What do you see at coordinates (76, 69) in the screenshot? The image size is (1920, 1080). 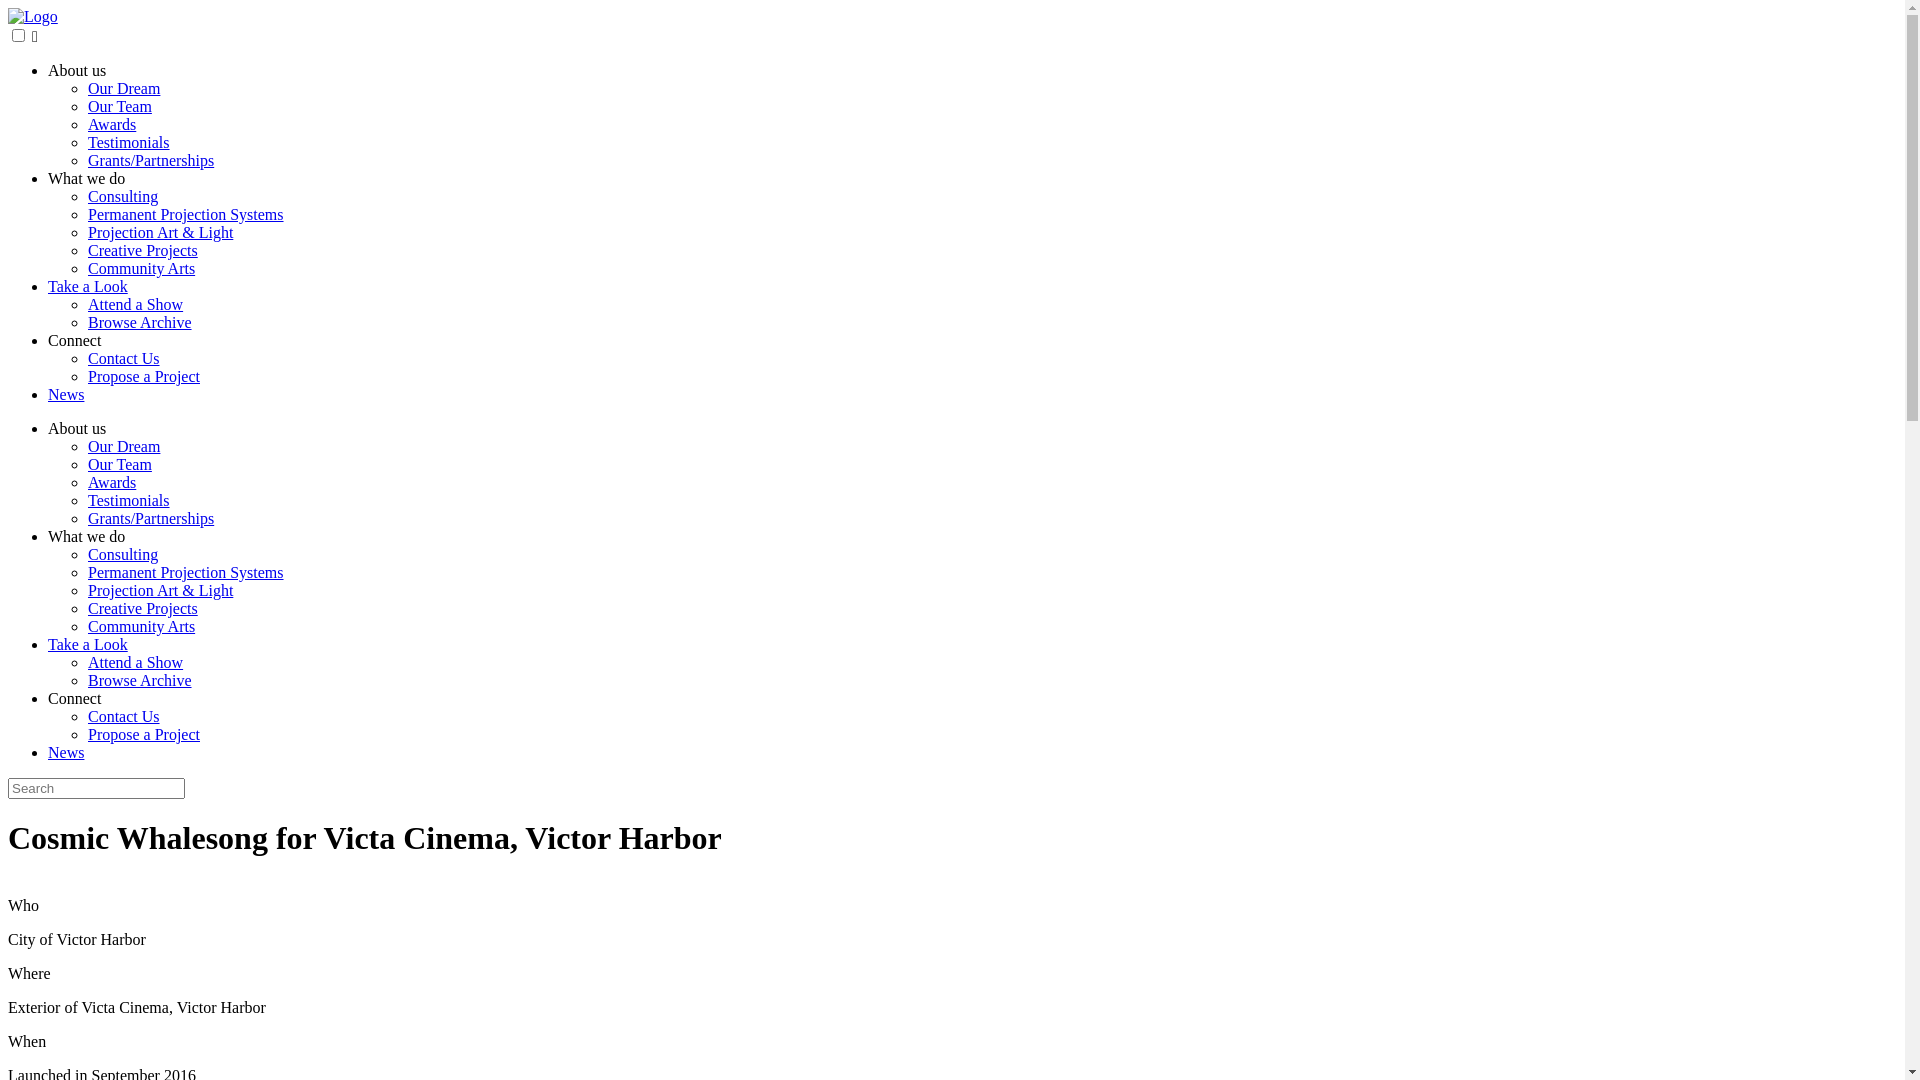 I see `'About us'` at bounding box center [76, 69].